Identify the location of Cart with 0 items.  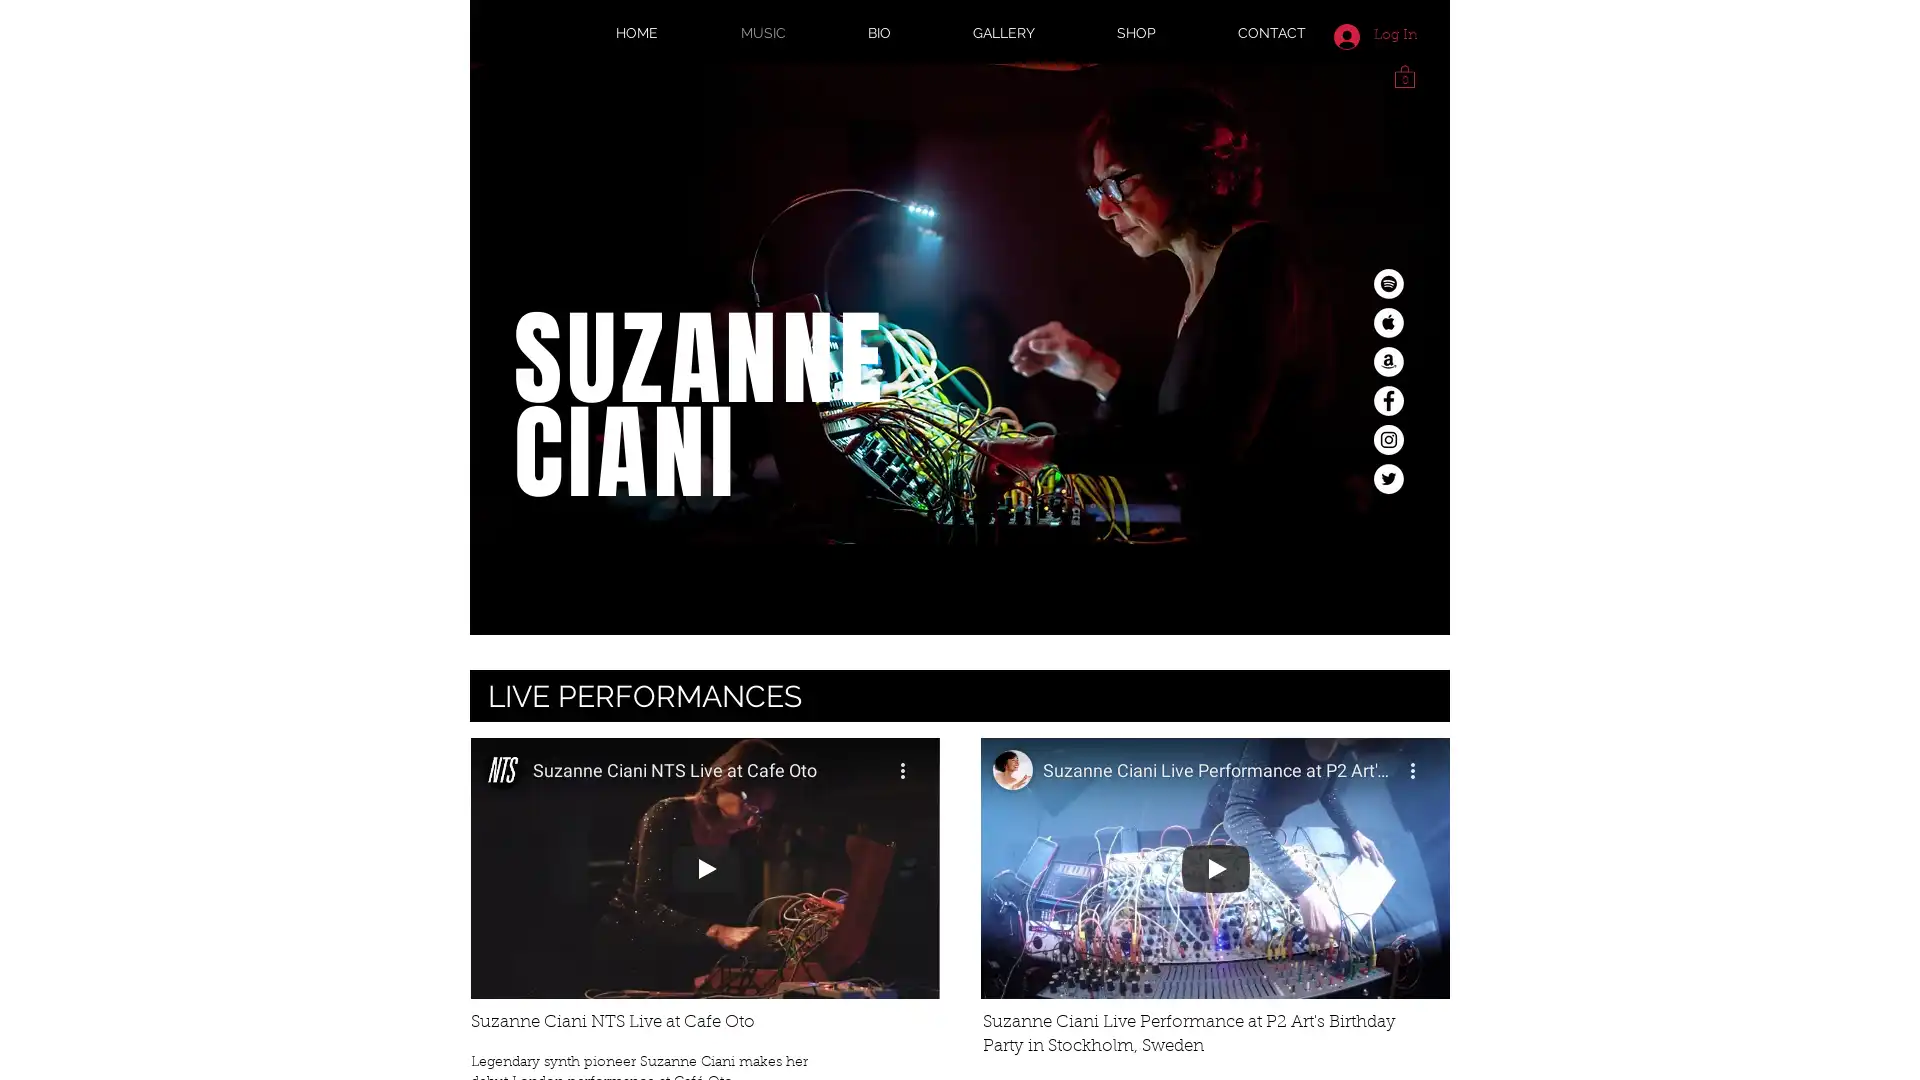
(1404, 74).